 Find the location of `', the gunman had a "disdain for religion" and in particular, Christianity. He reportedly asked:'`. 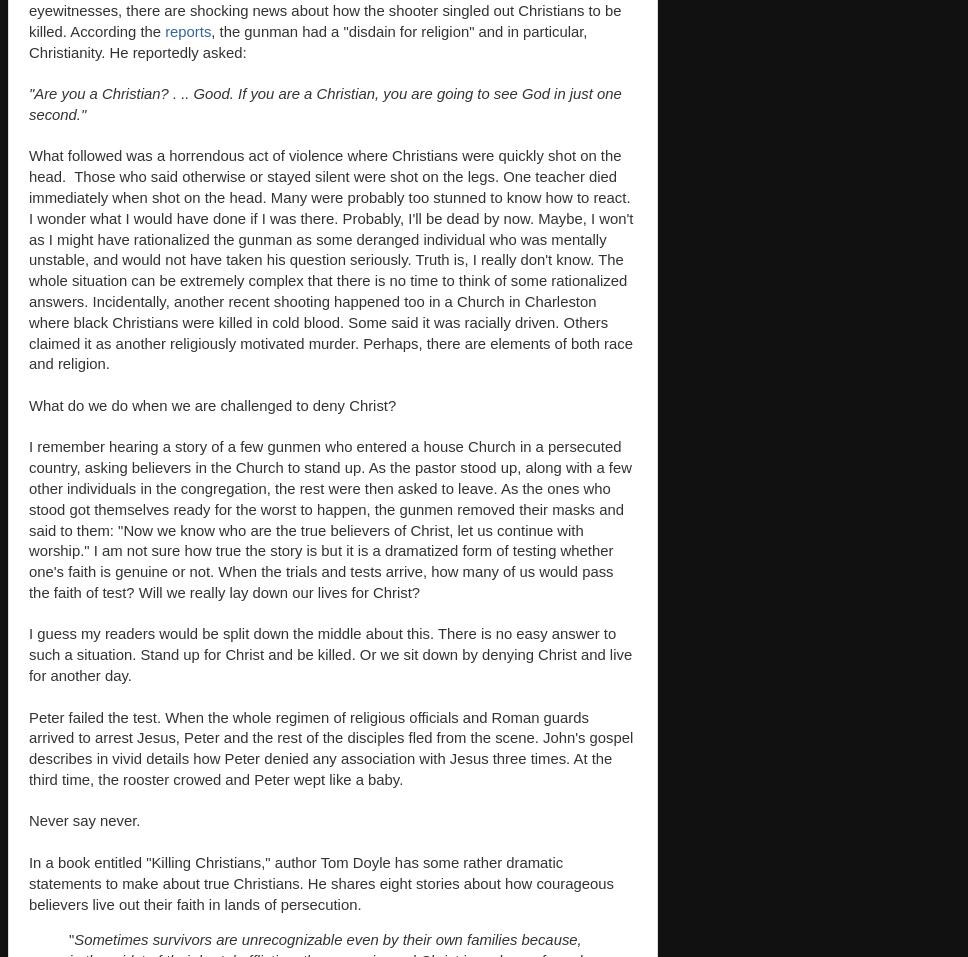

', the gunman had a "disdain for religion" and in particular, Christianity. He reportedly asked:' is located at coordinates (307, 40).